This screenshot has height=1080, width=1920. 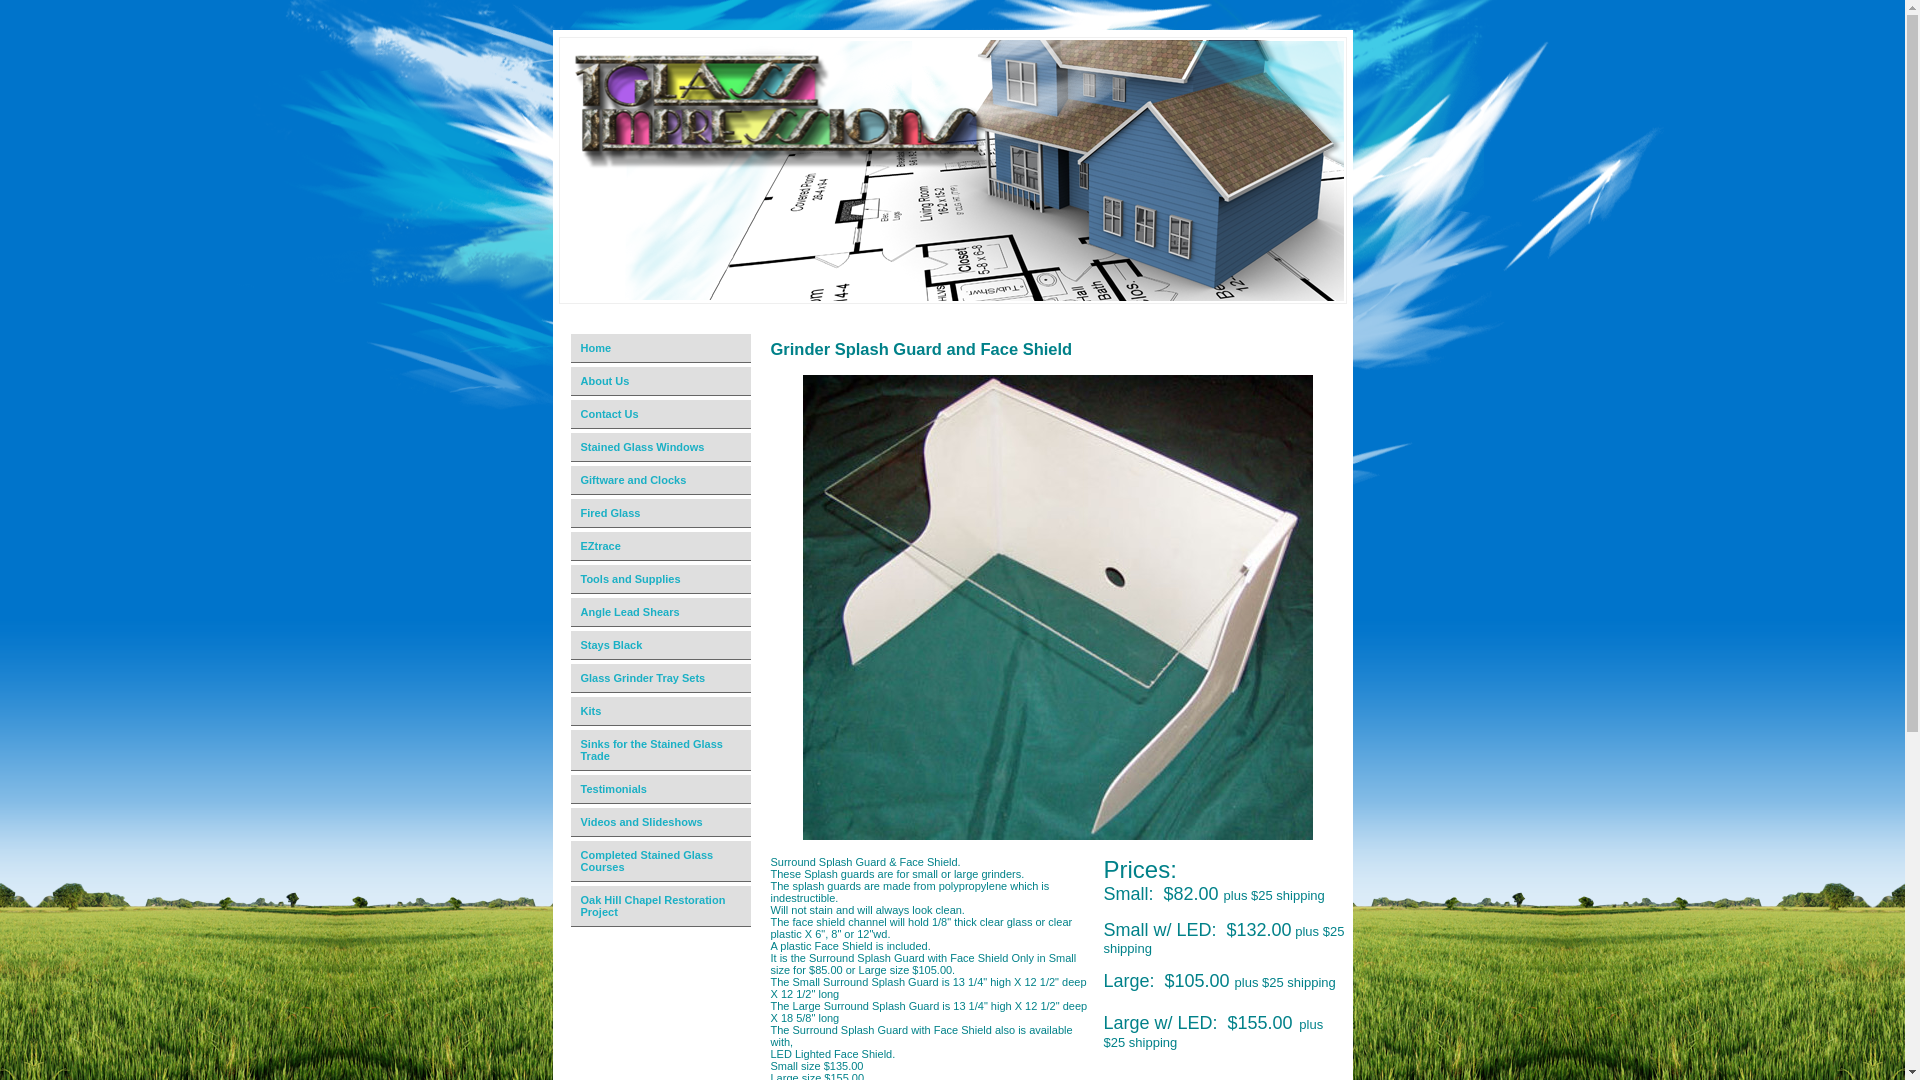 What do you see at coordinates (560, 710) in the screenshot?
I see `'Kits'` at bounding box center [560, 710].